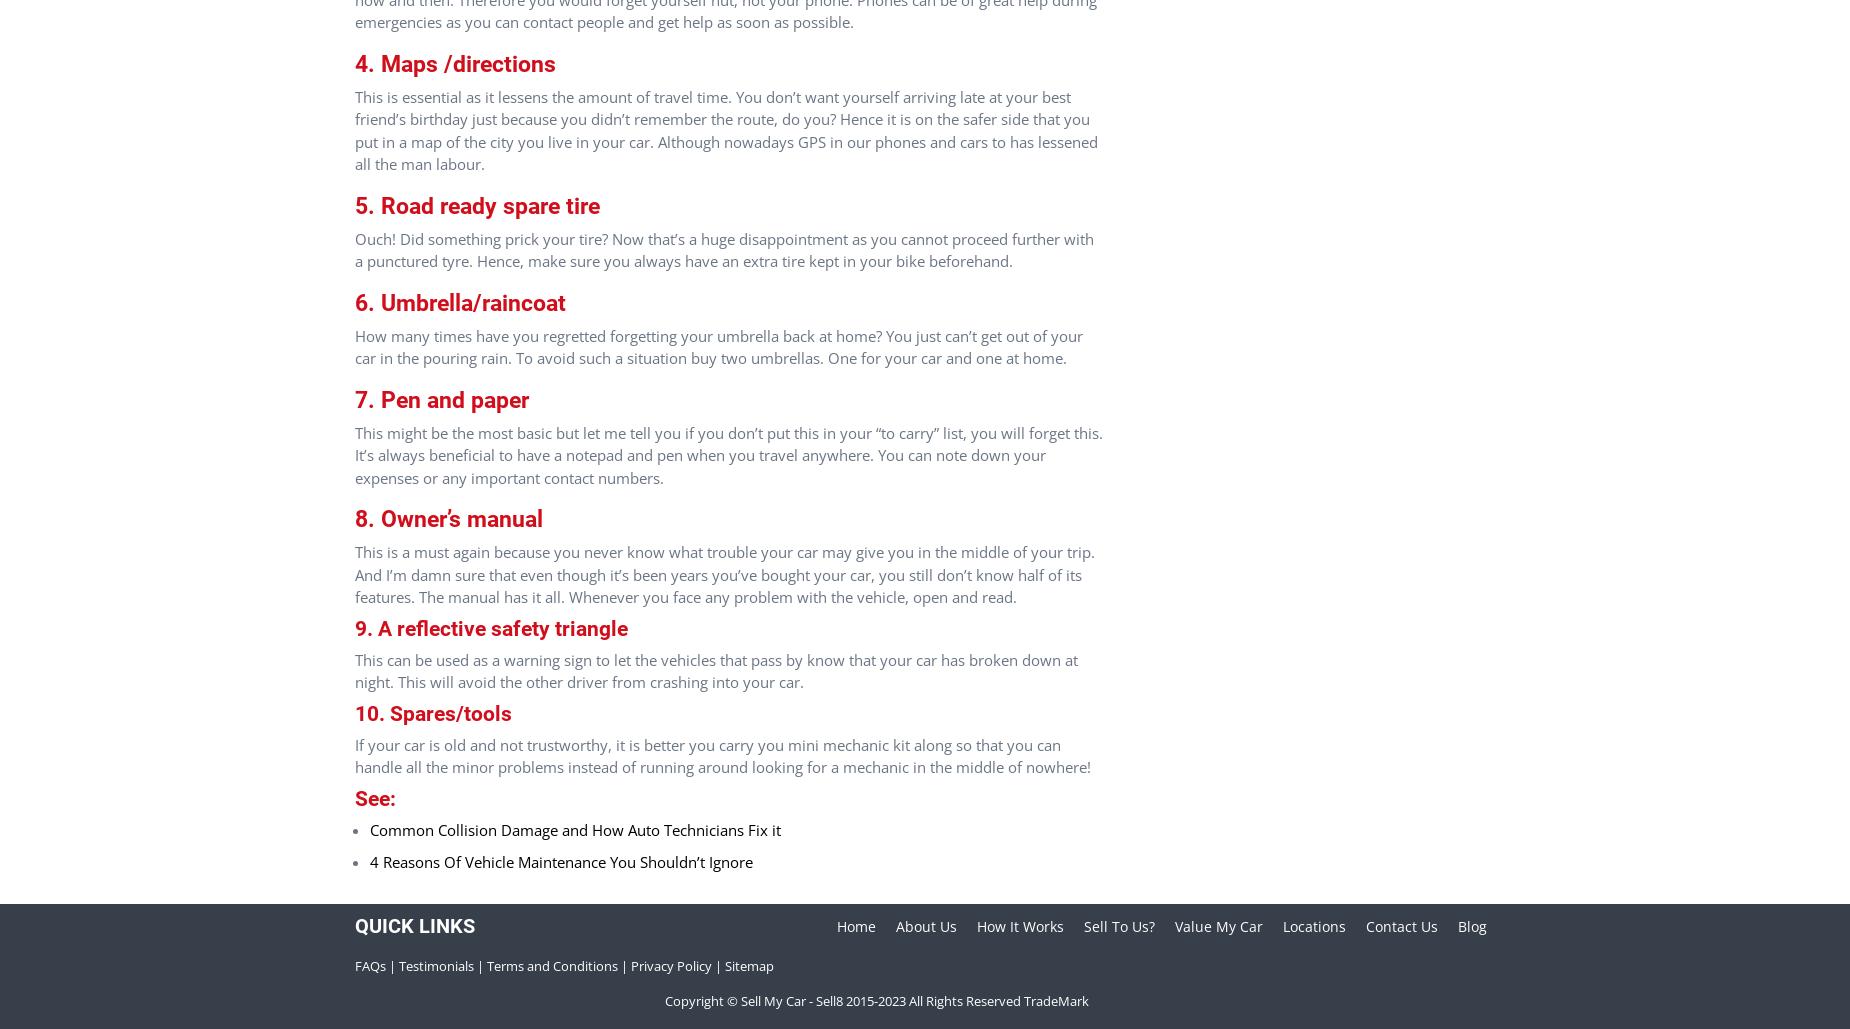 The height and width of the screenshot is (1029, 1850). Describe the element at coordinates (354, 573) in the screenshot. I see `'This is a must again because you never know what trouble your car may give you in the middle of your trip. And I’m damn sure that even though it’s been years you’ve bought your car, you still don’t know half of its features. The manual has it all. Whenever you face any problem with the vehicle, open and read.'` at that location.